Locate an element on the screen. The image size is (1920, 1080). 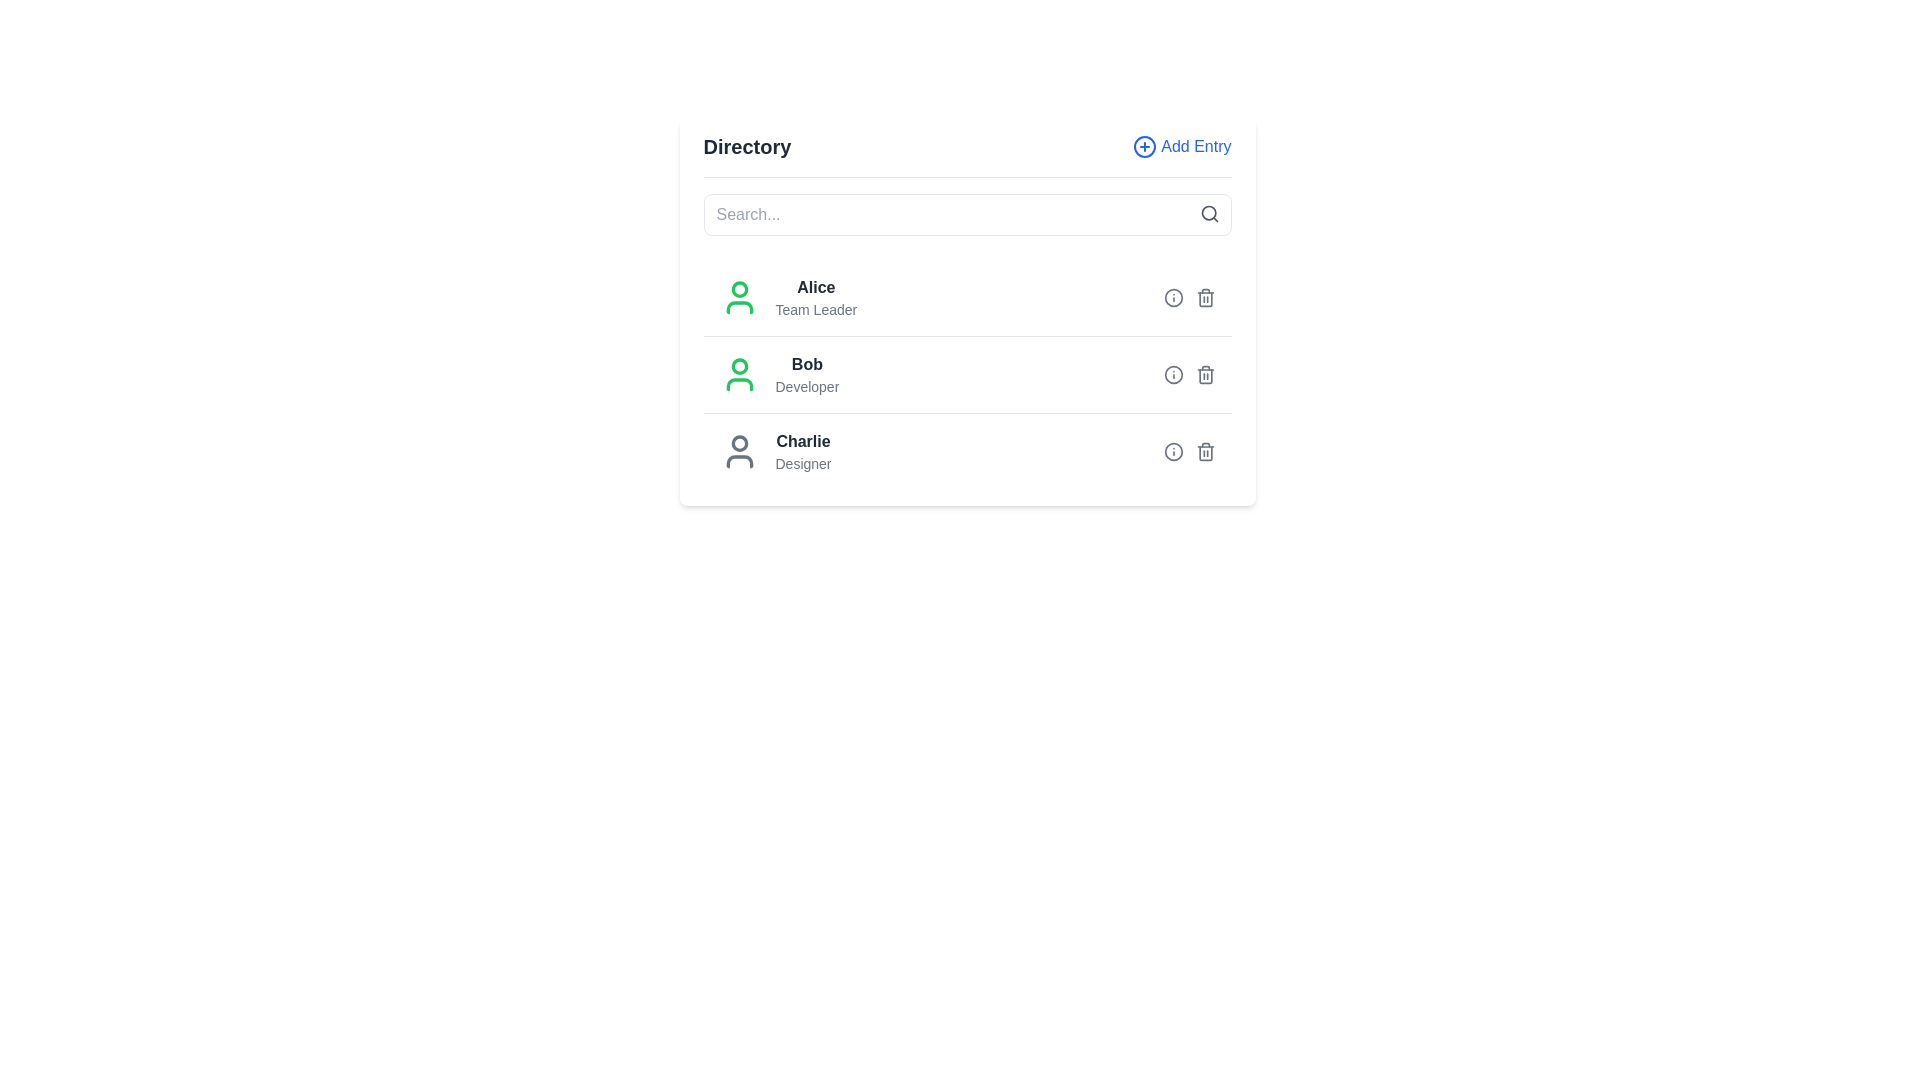
the SVG Circle Graphic that is part of an icon located to the right of the name 'Charlie' in the directory list is located at coordinates (1173, 451).